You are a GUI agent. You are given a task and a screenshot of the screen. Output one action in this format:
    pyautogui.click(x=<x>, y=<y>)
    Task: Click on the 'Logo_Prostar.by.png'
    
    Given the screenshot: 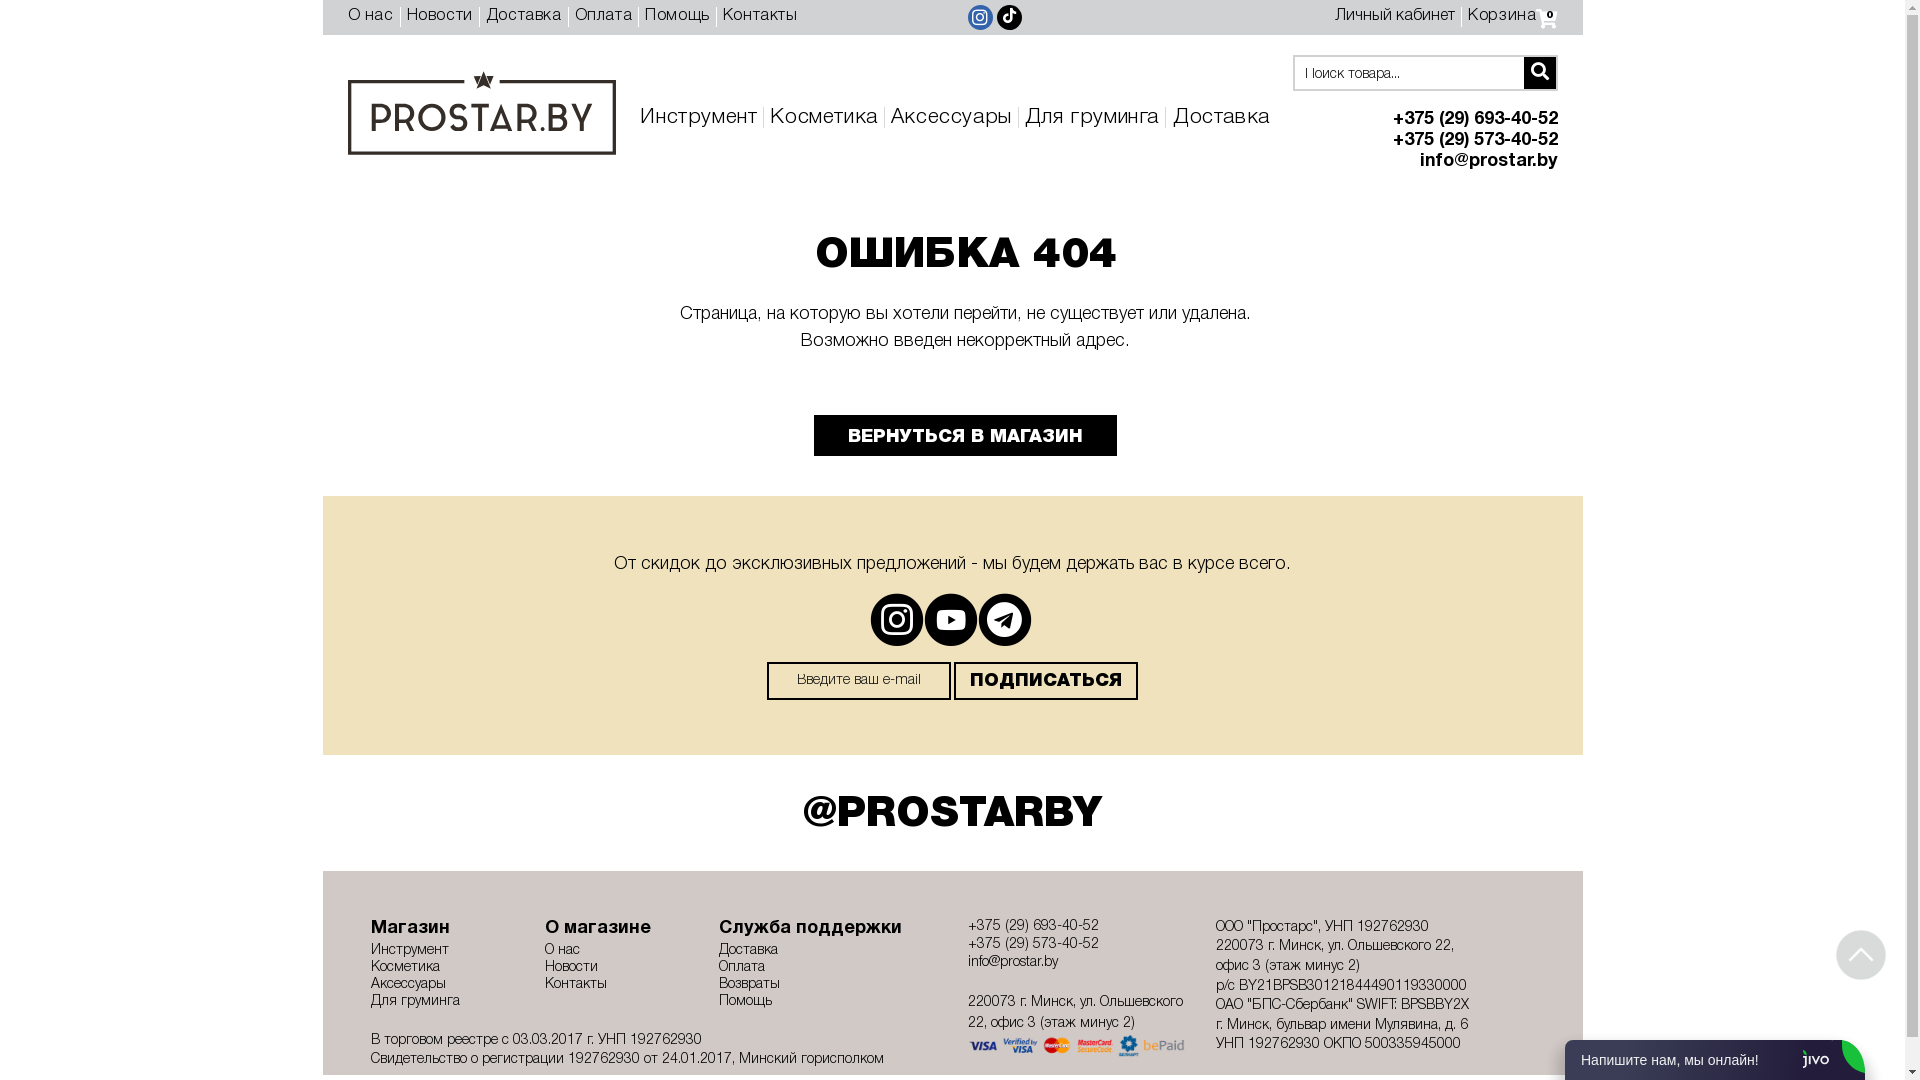 What is the action you would take?
    pyautogui.click(x=347, y=112)
    